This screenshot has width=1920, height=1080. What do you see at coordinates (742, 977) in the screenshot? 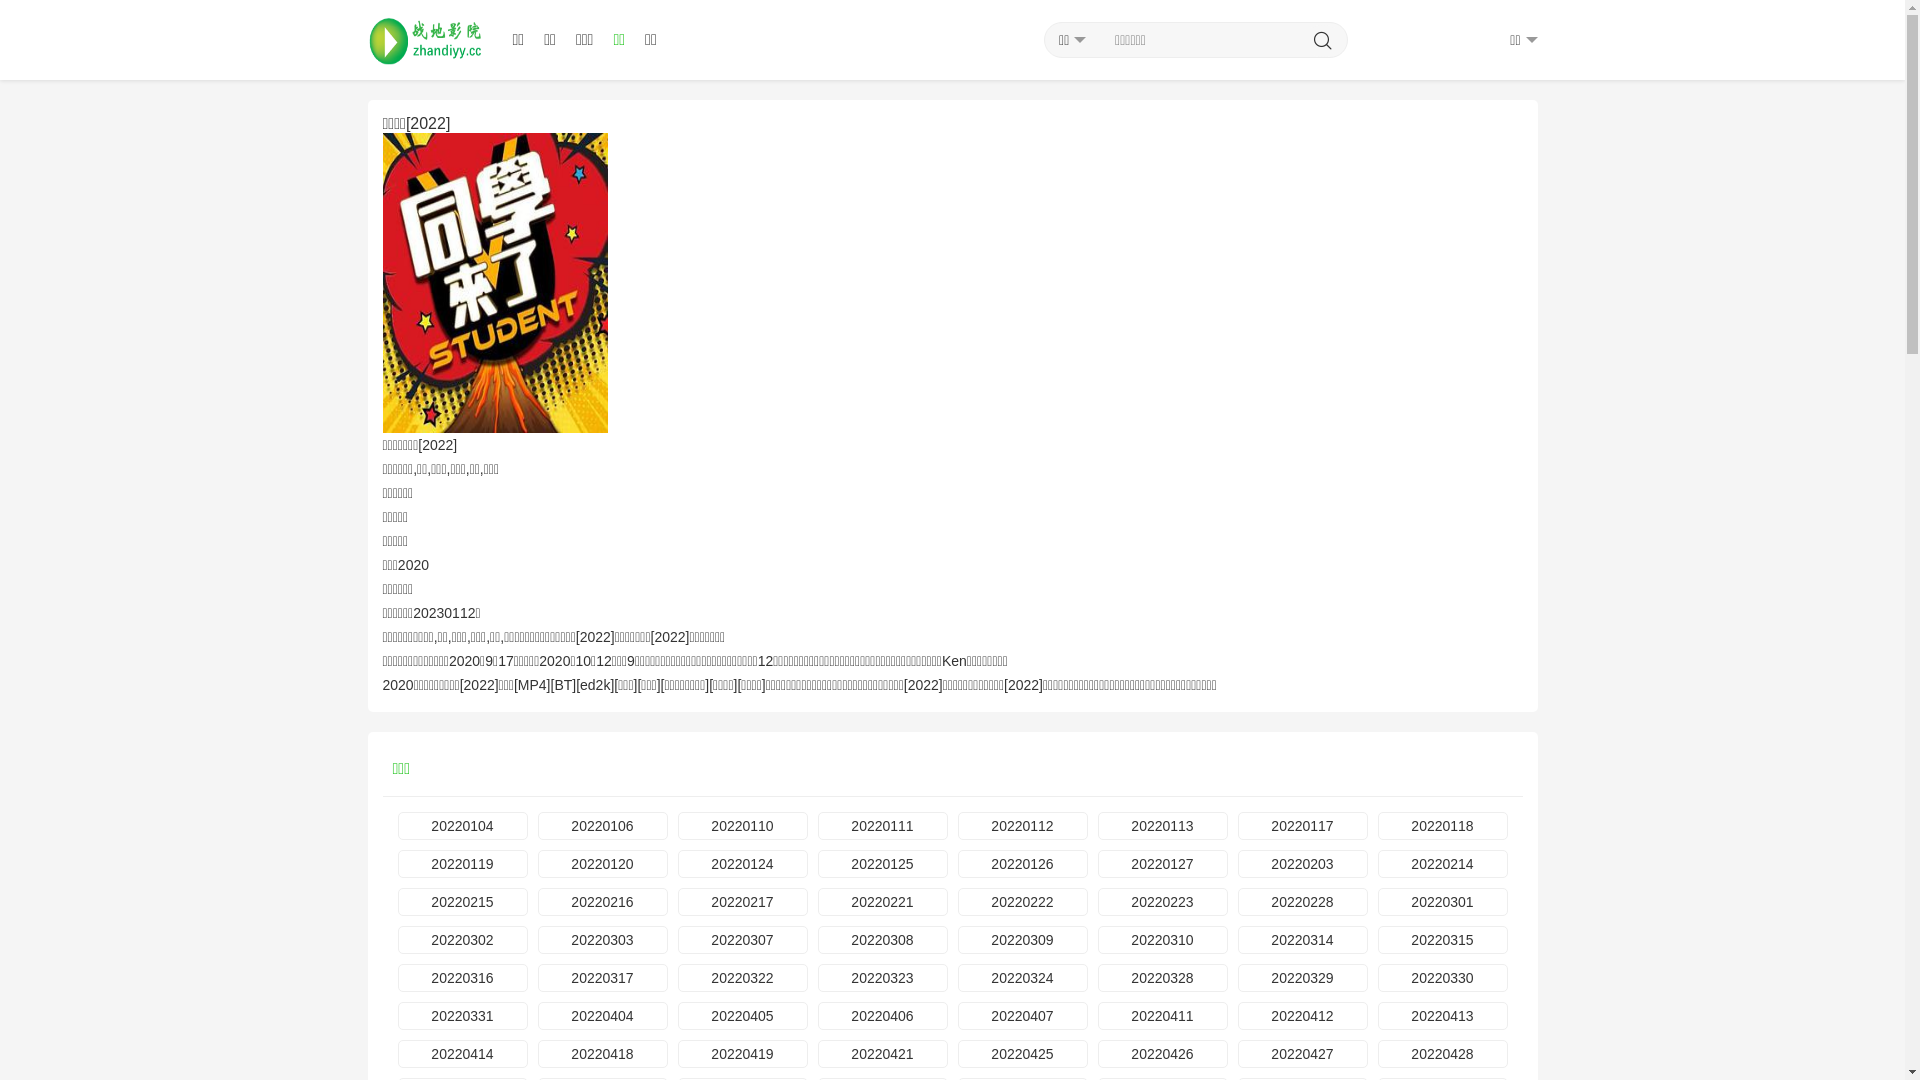
I see `'20220322'` at bounding box center [742, 977].